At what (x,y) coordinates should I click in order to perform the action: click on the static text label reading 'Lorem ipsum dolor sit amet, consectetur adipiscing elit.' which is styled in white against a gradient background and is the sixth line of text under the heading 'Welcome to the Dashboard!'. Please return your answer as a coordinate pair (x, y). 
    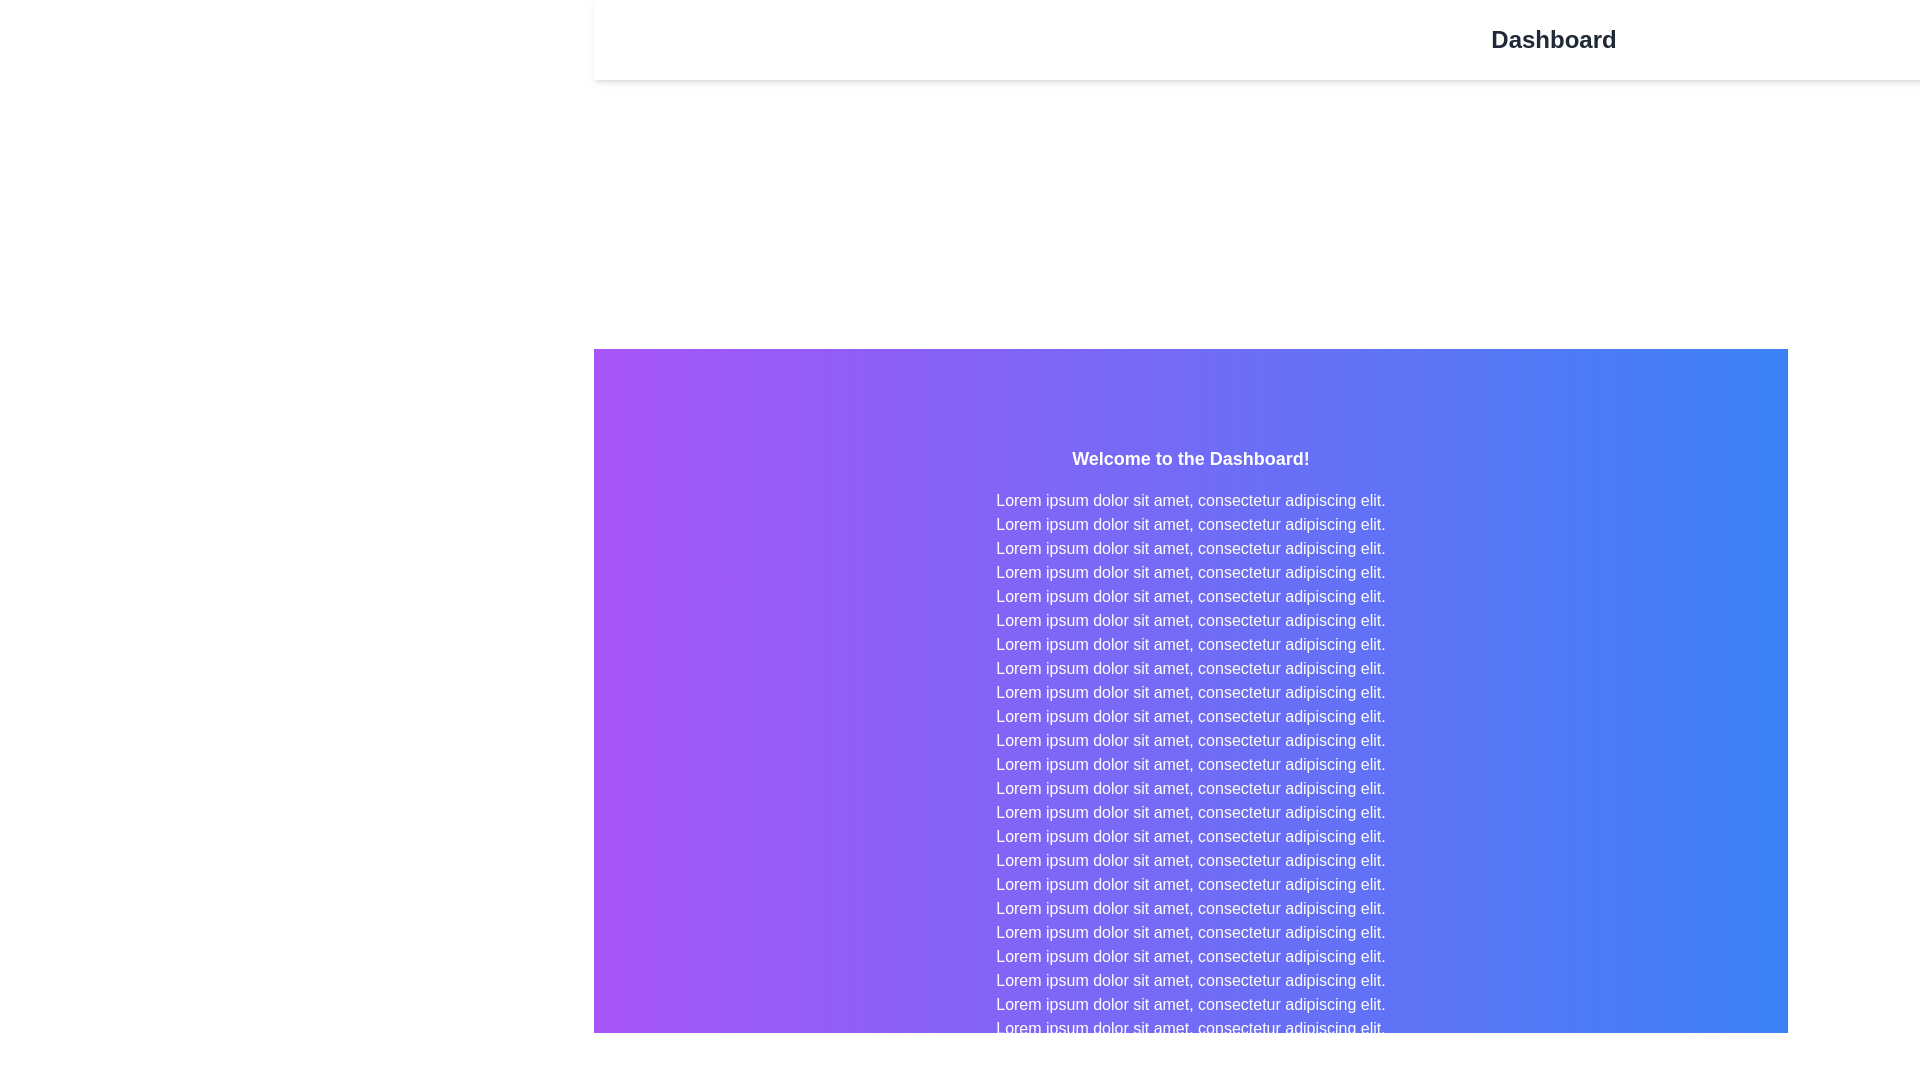
    Looking at the image, I should click on (1190, 596).